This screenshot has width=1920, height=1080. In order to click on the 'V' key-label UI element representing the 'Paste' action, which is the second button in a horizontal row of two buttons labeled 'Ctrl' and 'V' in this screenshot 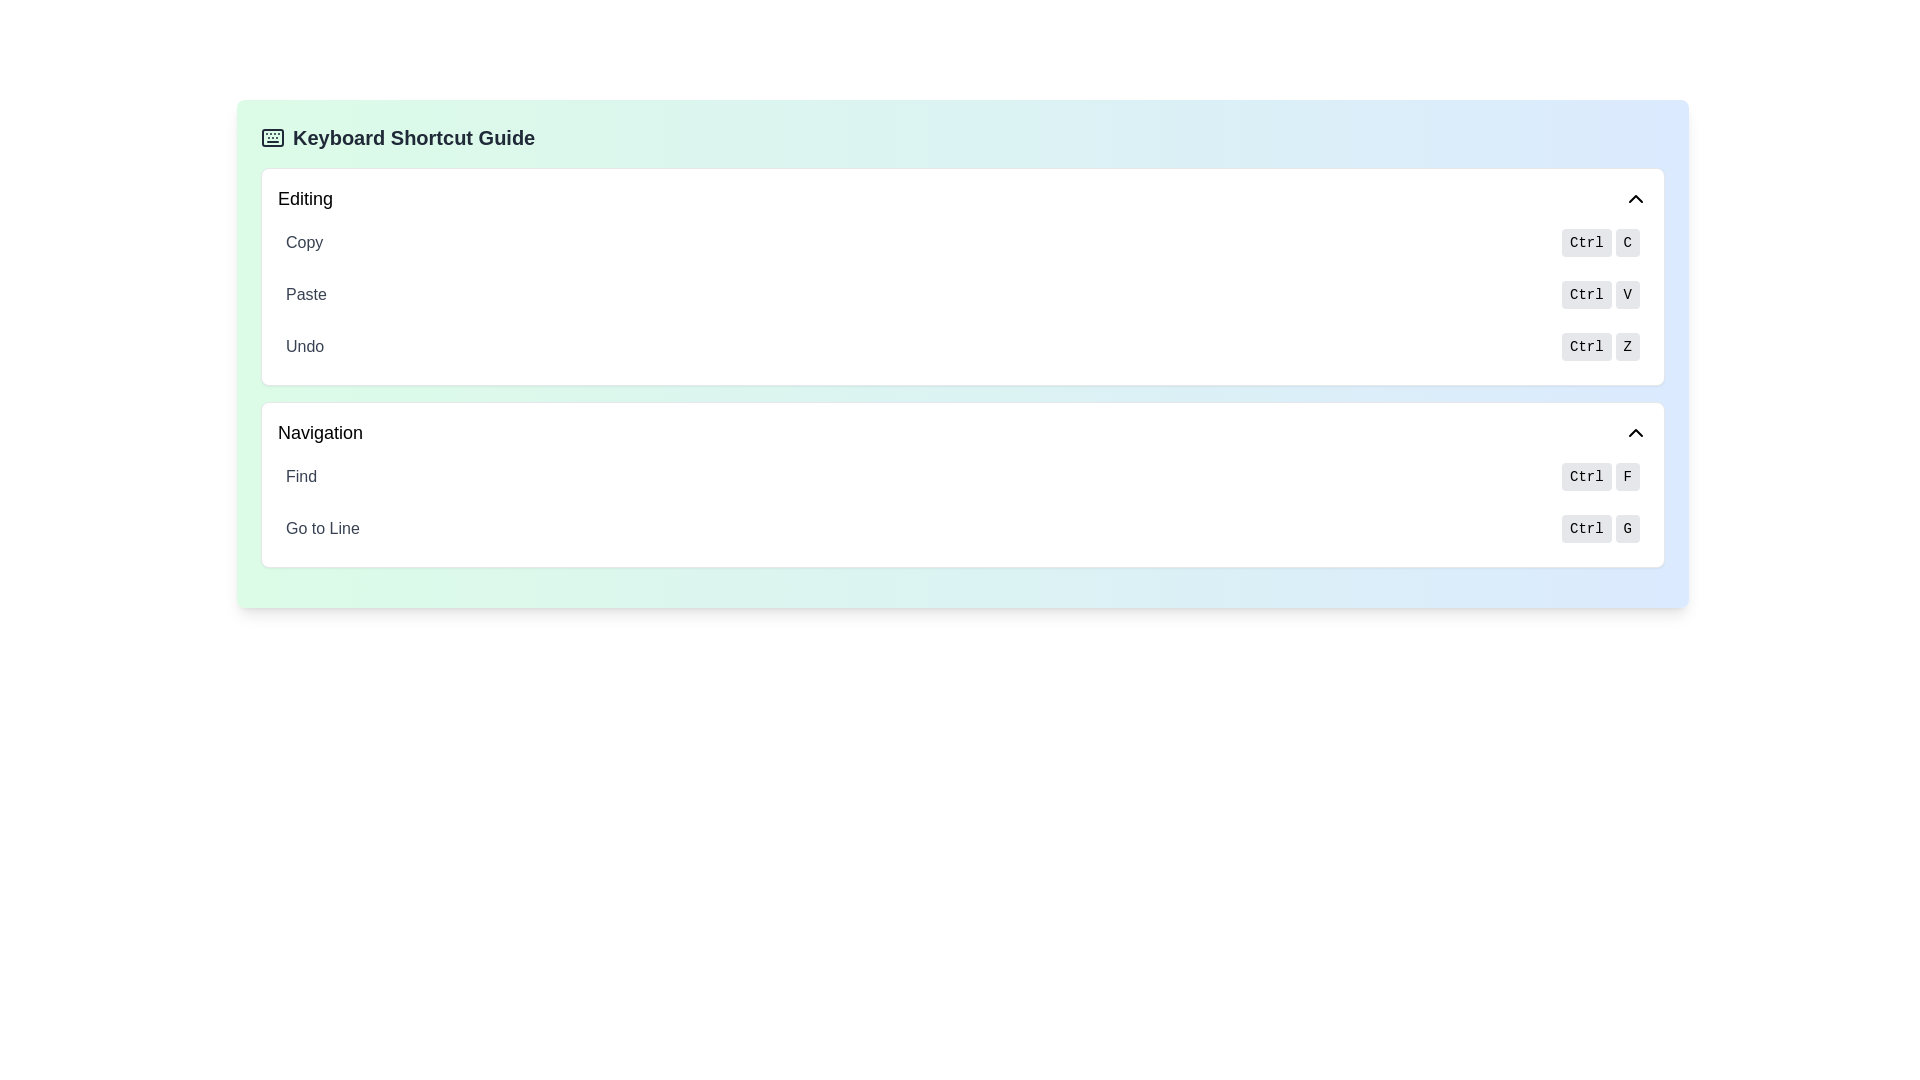, I will do `click(1627, 294)`.